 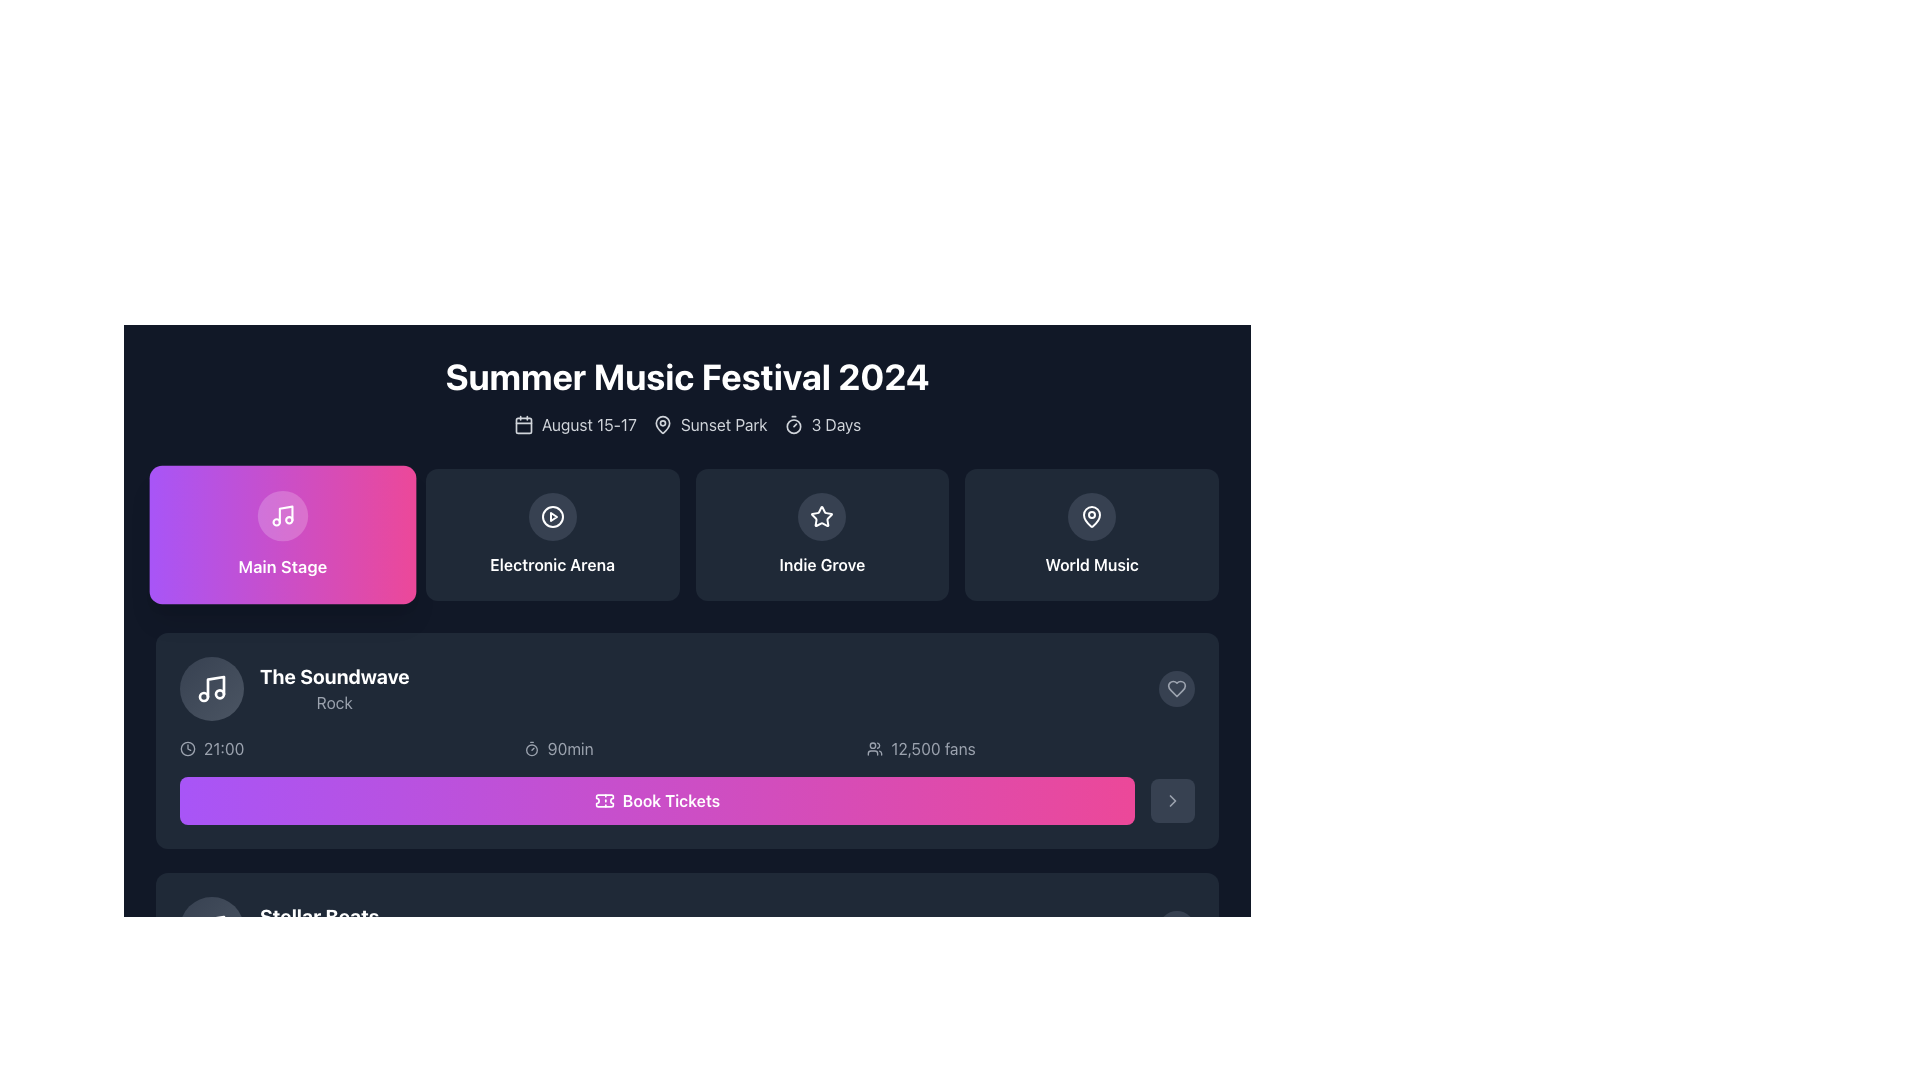 I want to click on the music icon inside the first circular button in the horizontal navigation bar at the top, so click(x=281, y=515).